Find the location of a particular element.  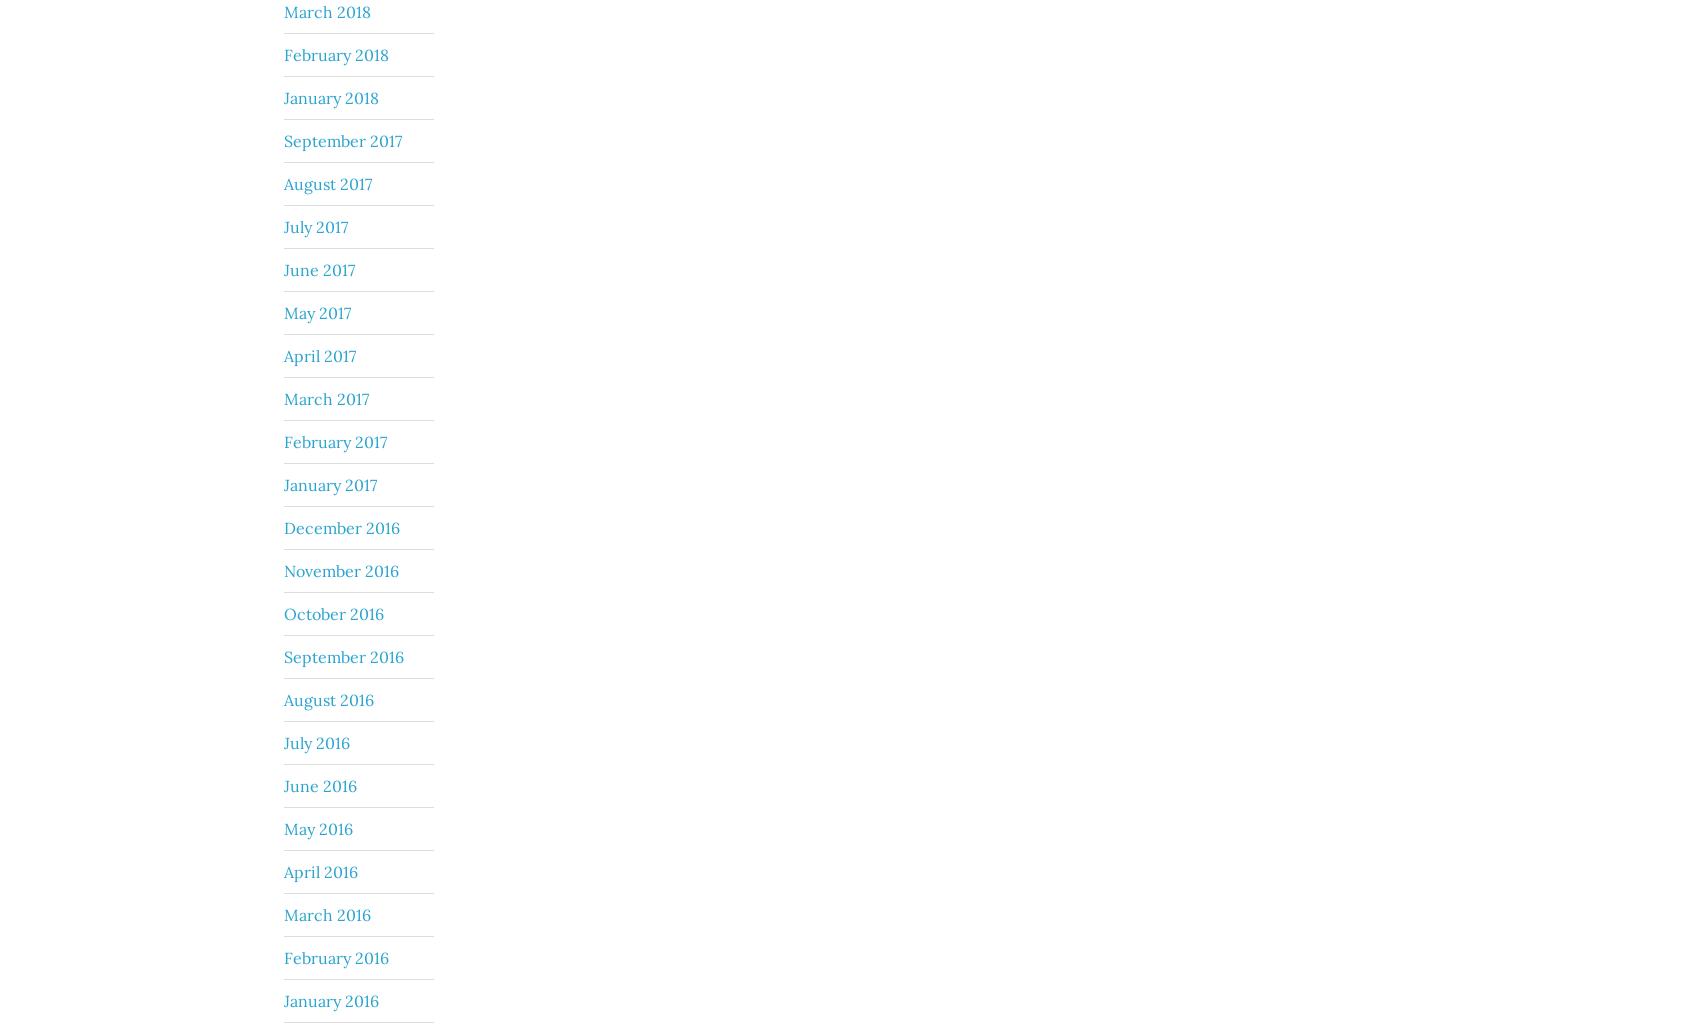

'April 2016' is located at coordinates (320, 869).